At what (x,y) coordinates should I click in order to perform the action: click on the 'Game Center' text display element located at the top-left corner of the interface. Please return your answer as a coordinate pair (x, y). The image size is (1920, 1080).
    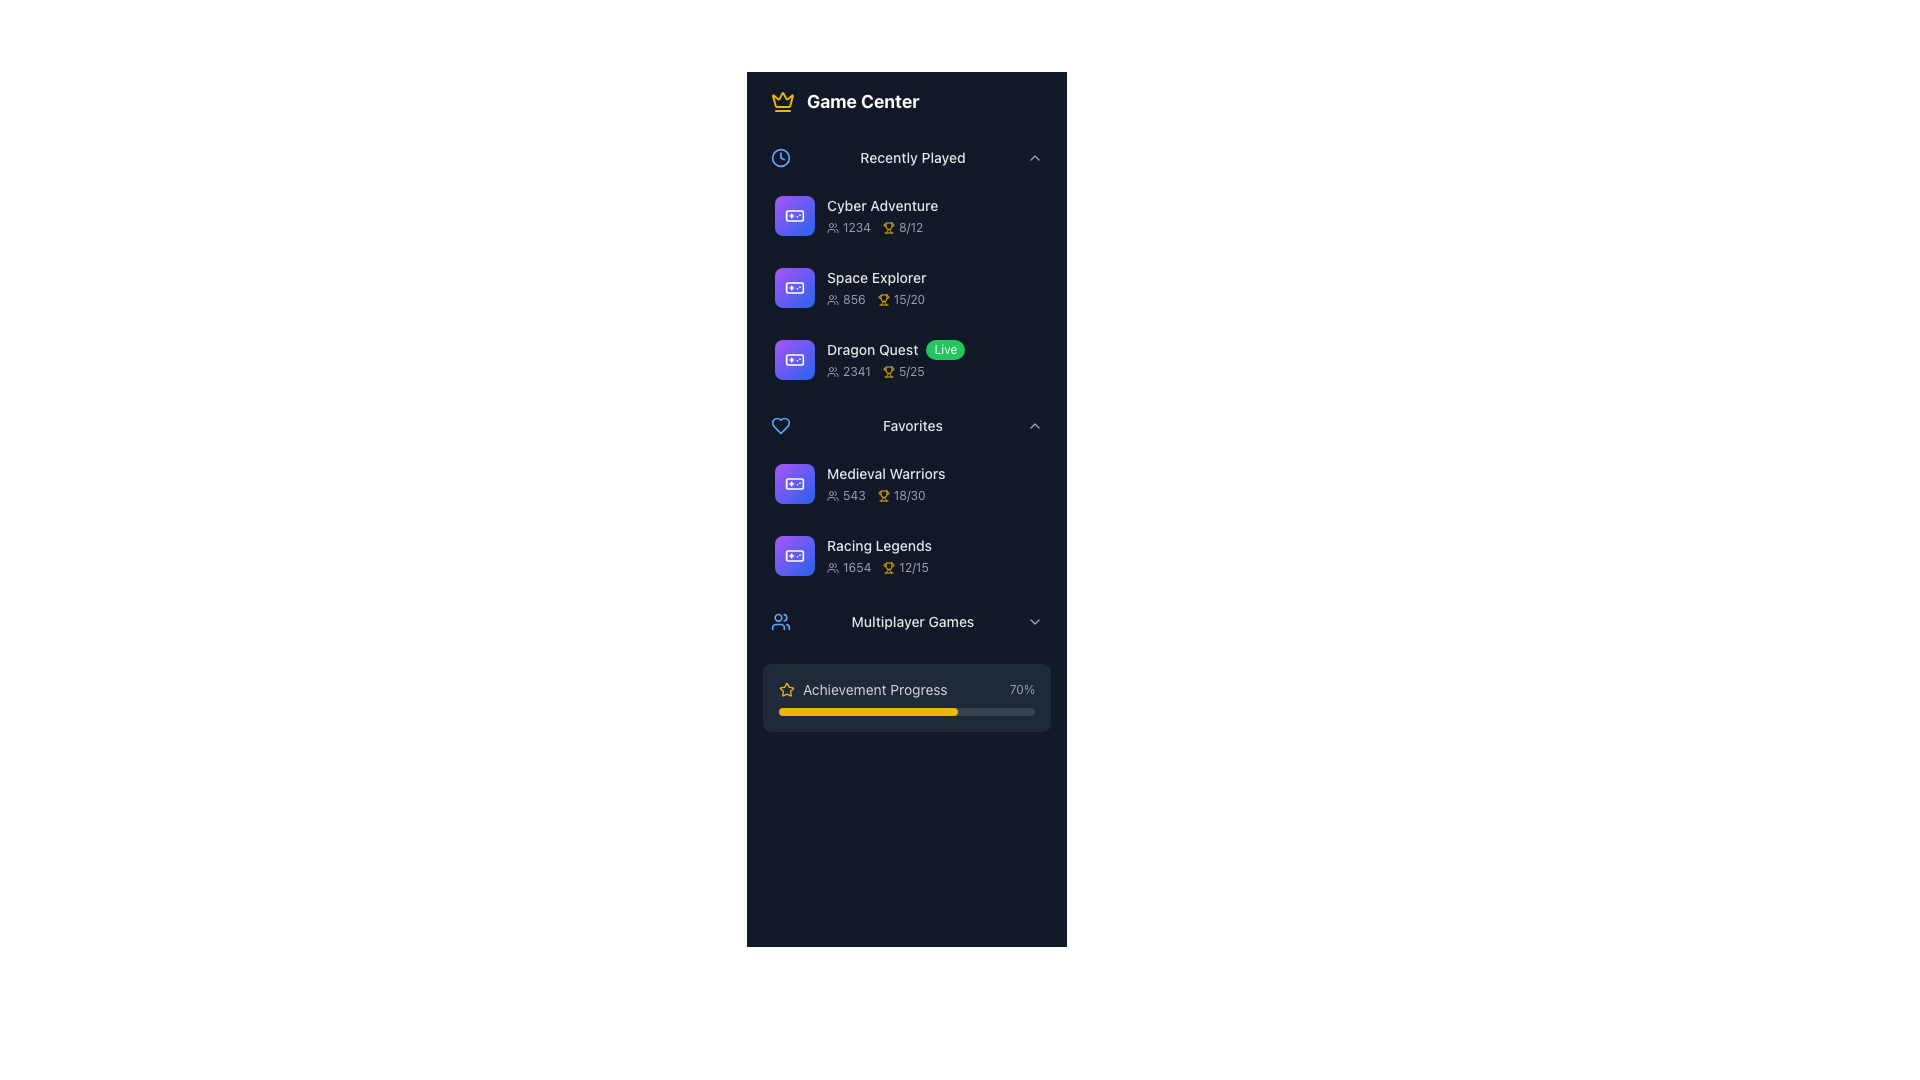
    Looking at the image, I should click on (863, 101).